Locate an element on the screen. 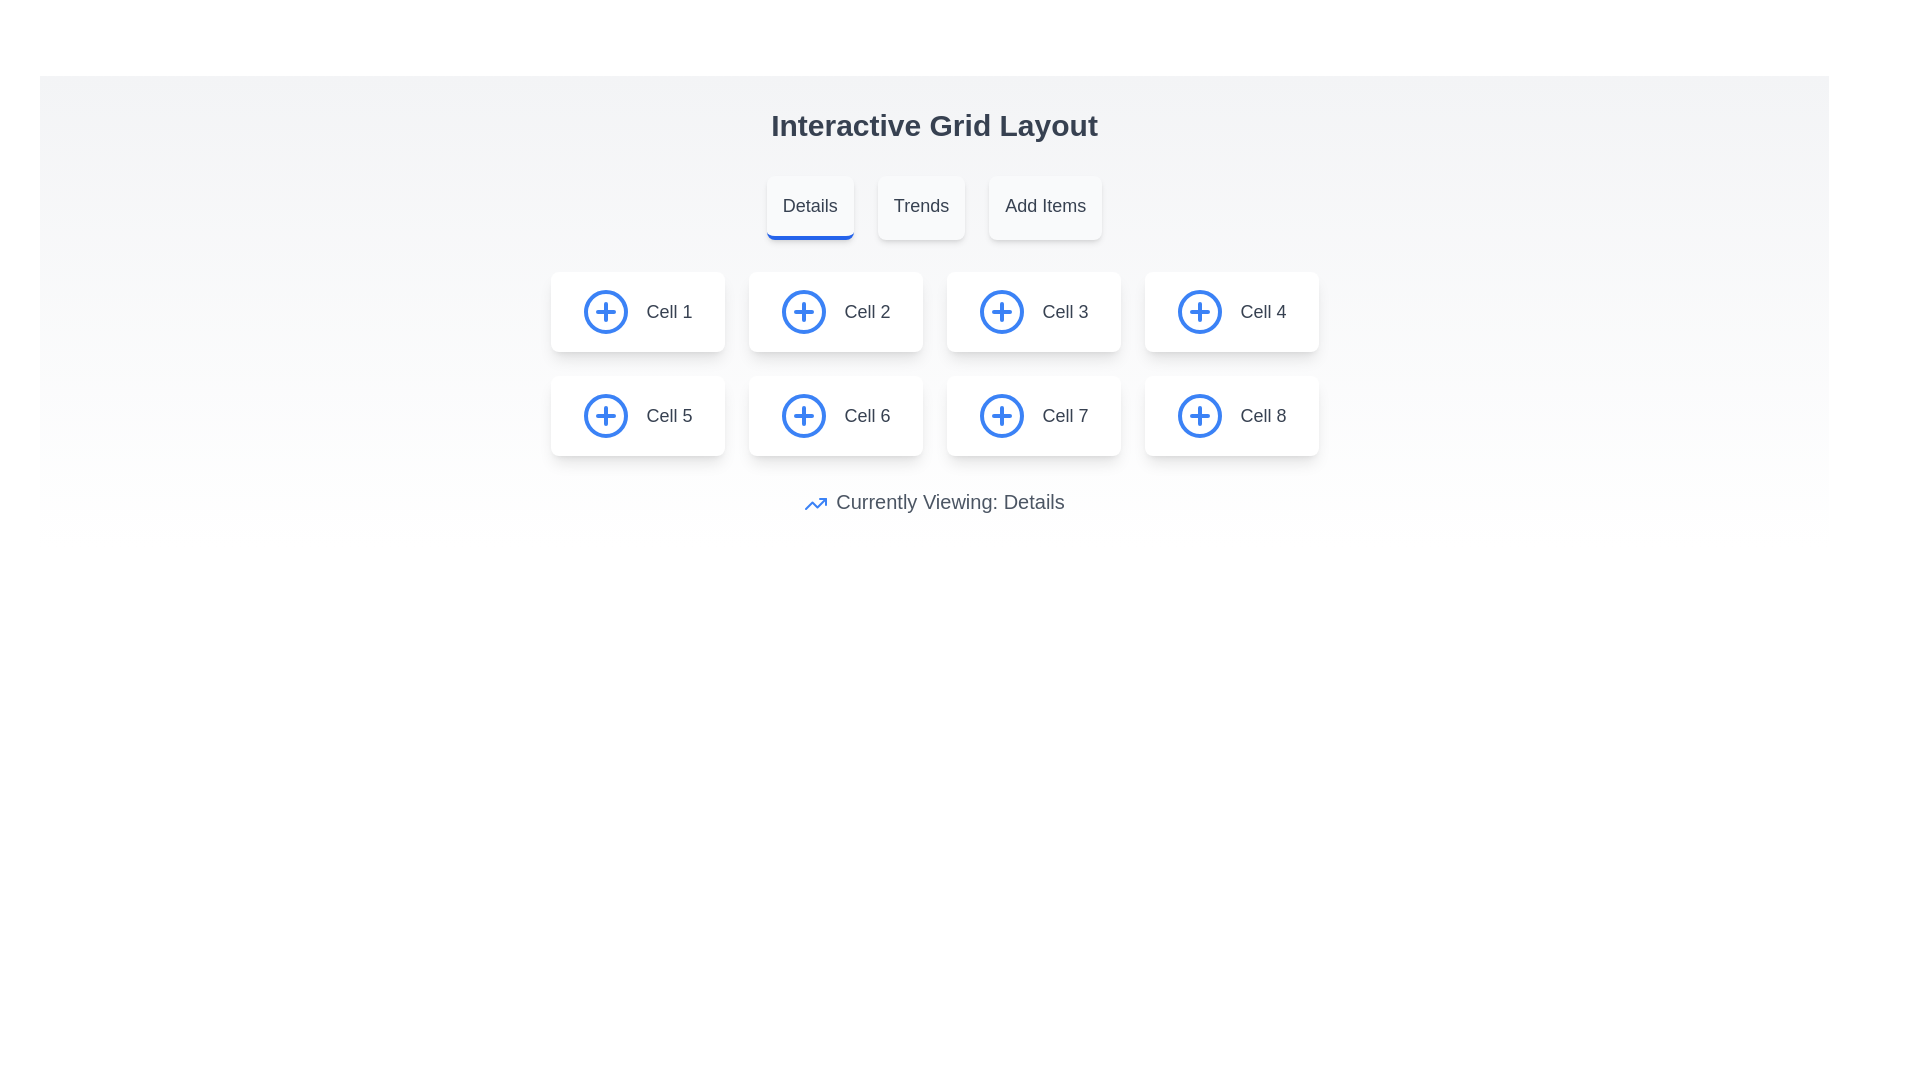 The height and width of the screenshot is (1080, 1920). the blue plus sign button encased in a transparent circle located in 'Cell 6' of the grid layout is located at coordinates (804, 415).